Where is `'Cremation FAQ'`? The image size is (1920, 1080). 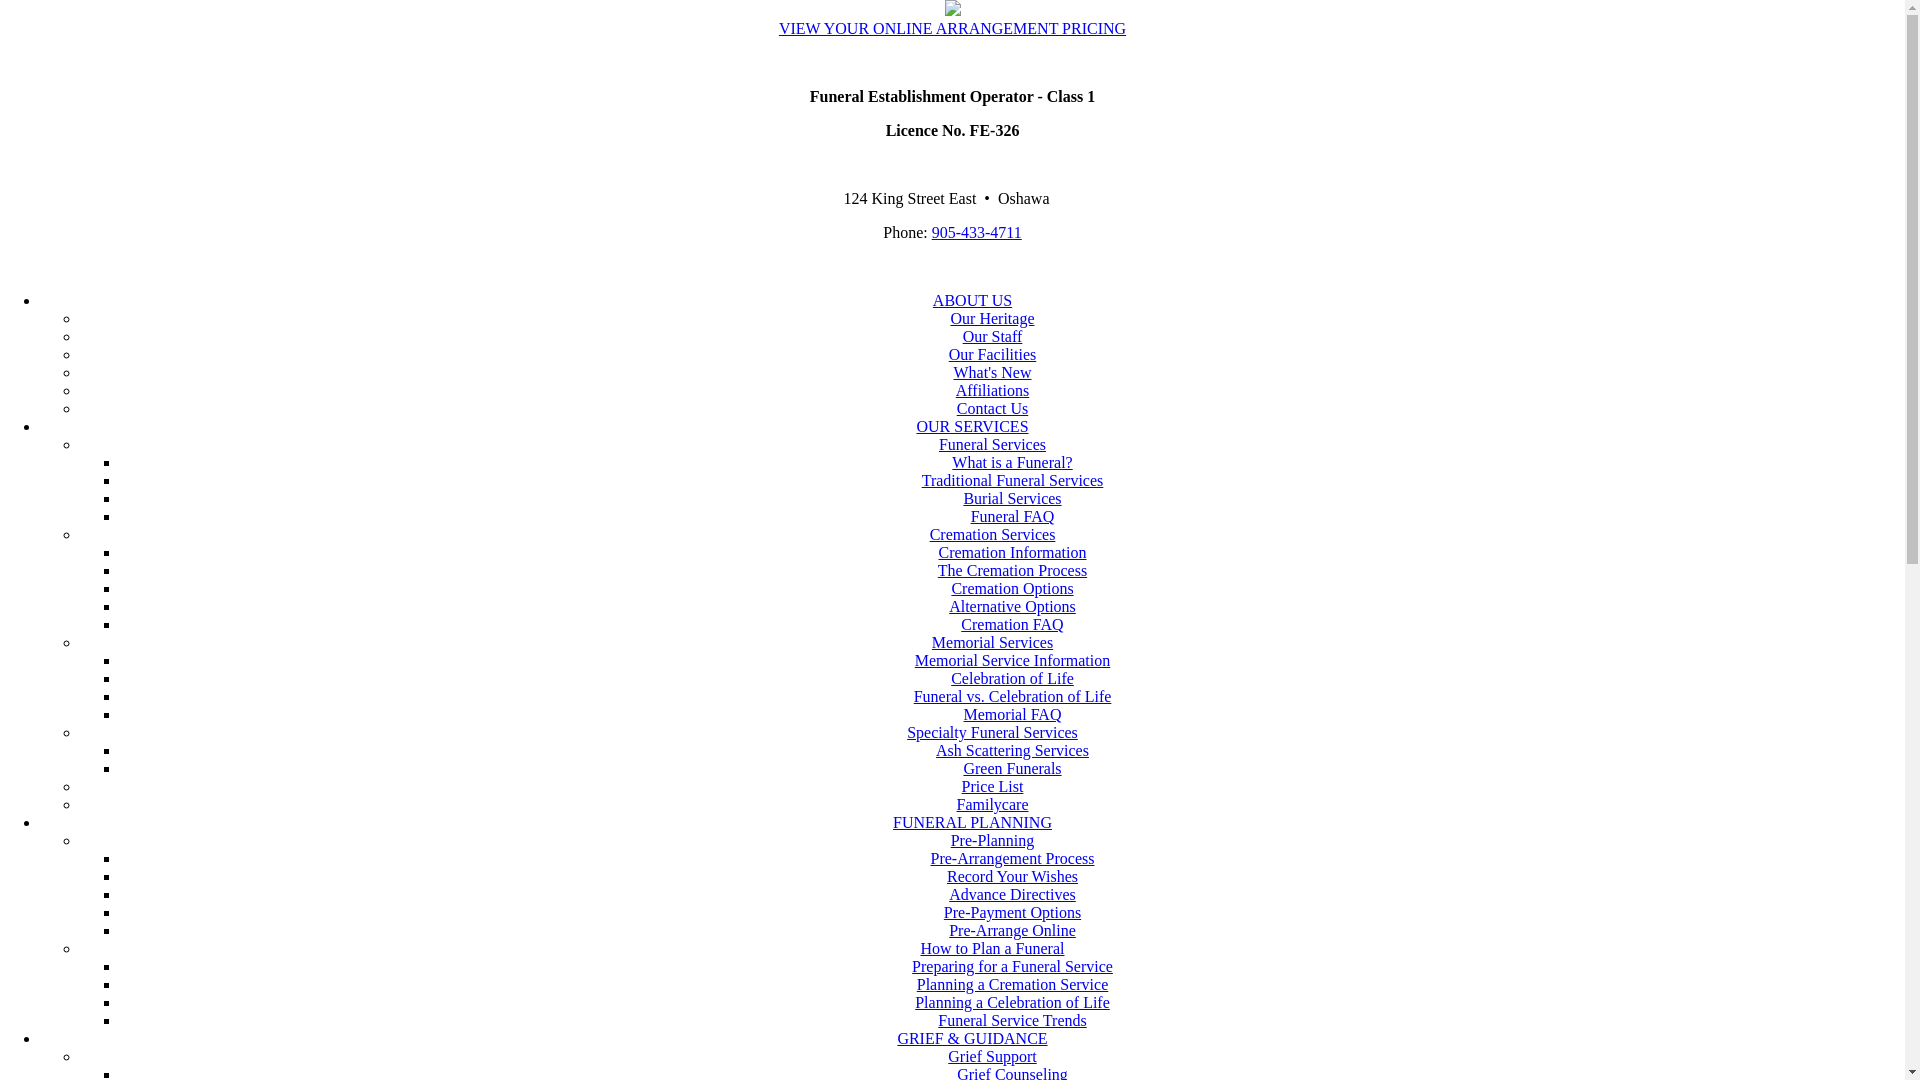
'Cremation FAQ' is located at coordinates (1012, 623).